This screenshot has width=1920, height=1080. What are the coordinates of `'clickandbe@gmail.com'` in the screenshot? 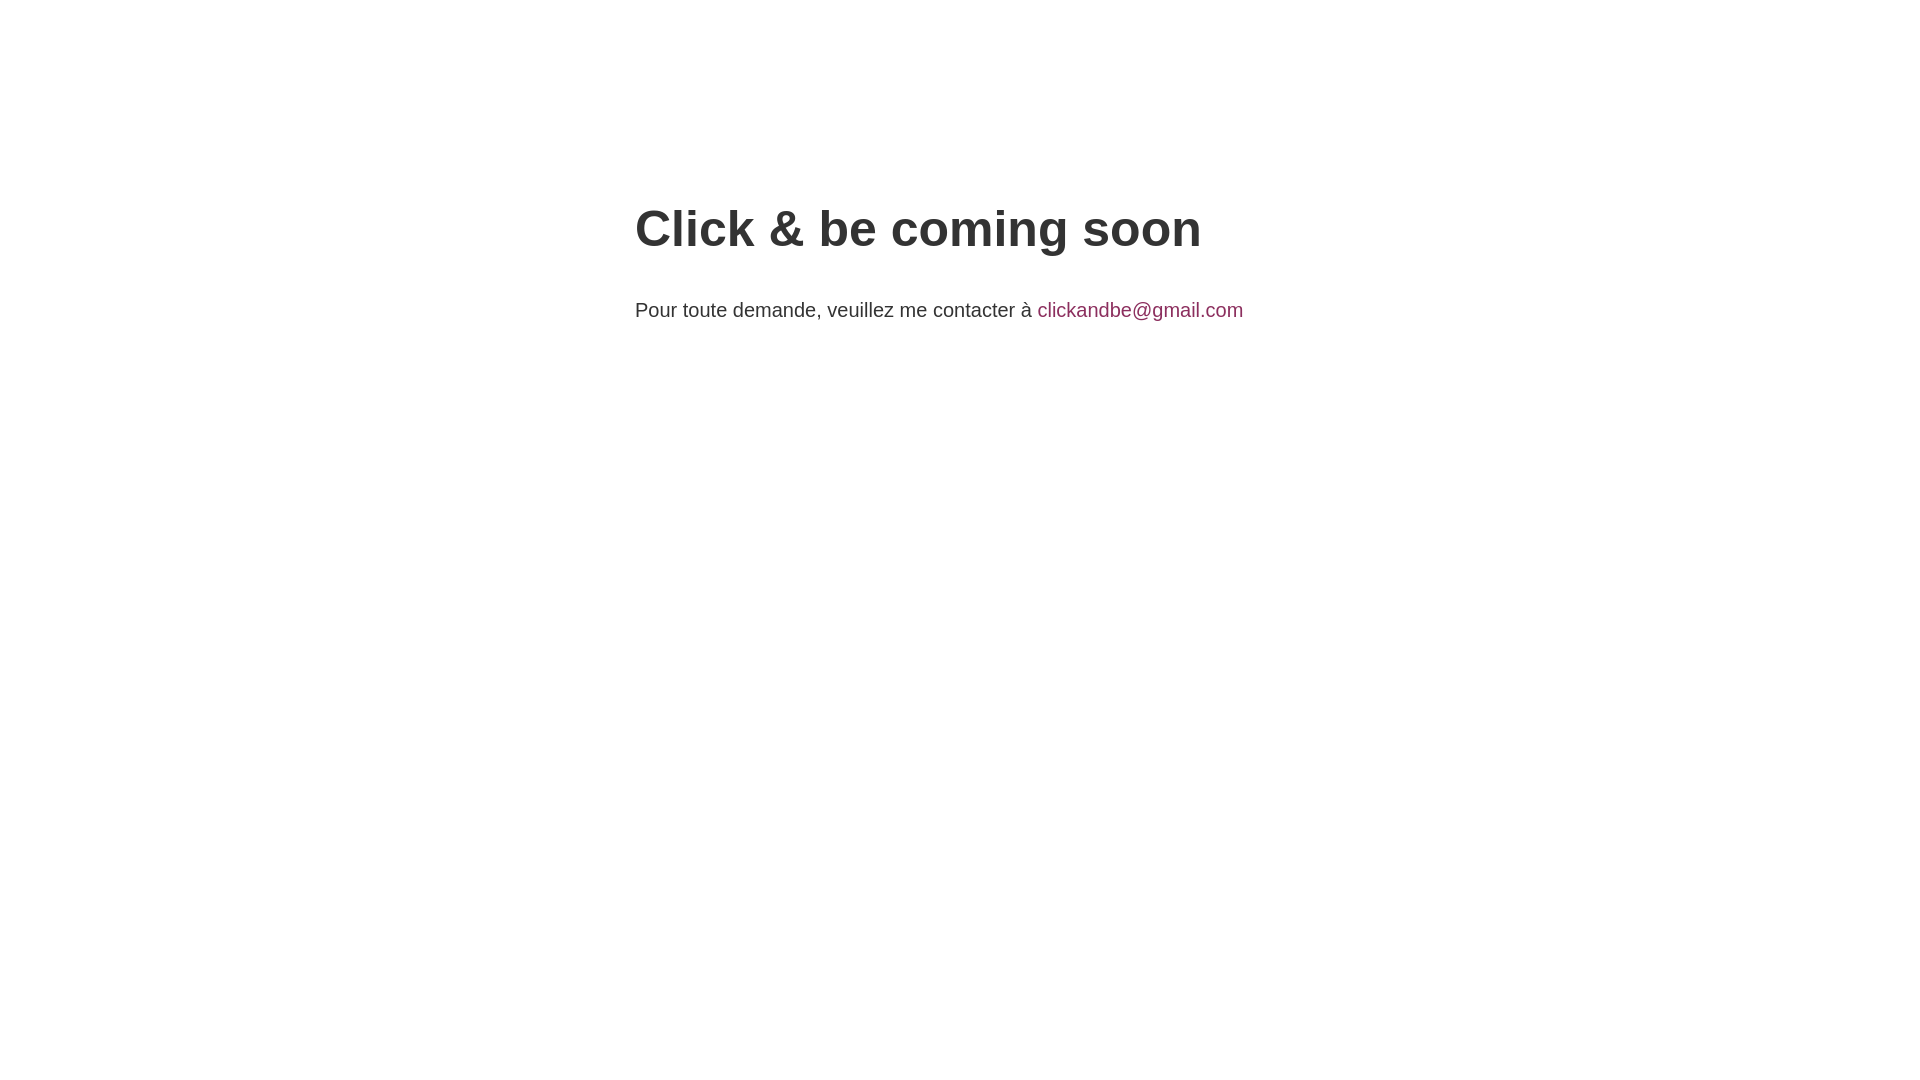 It's located at (1140, 309).